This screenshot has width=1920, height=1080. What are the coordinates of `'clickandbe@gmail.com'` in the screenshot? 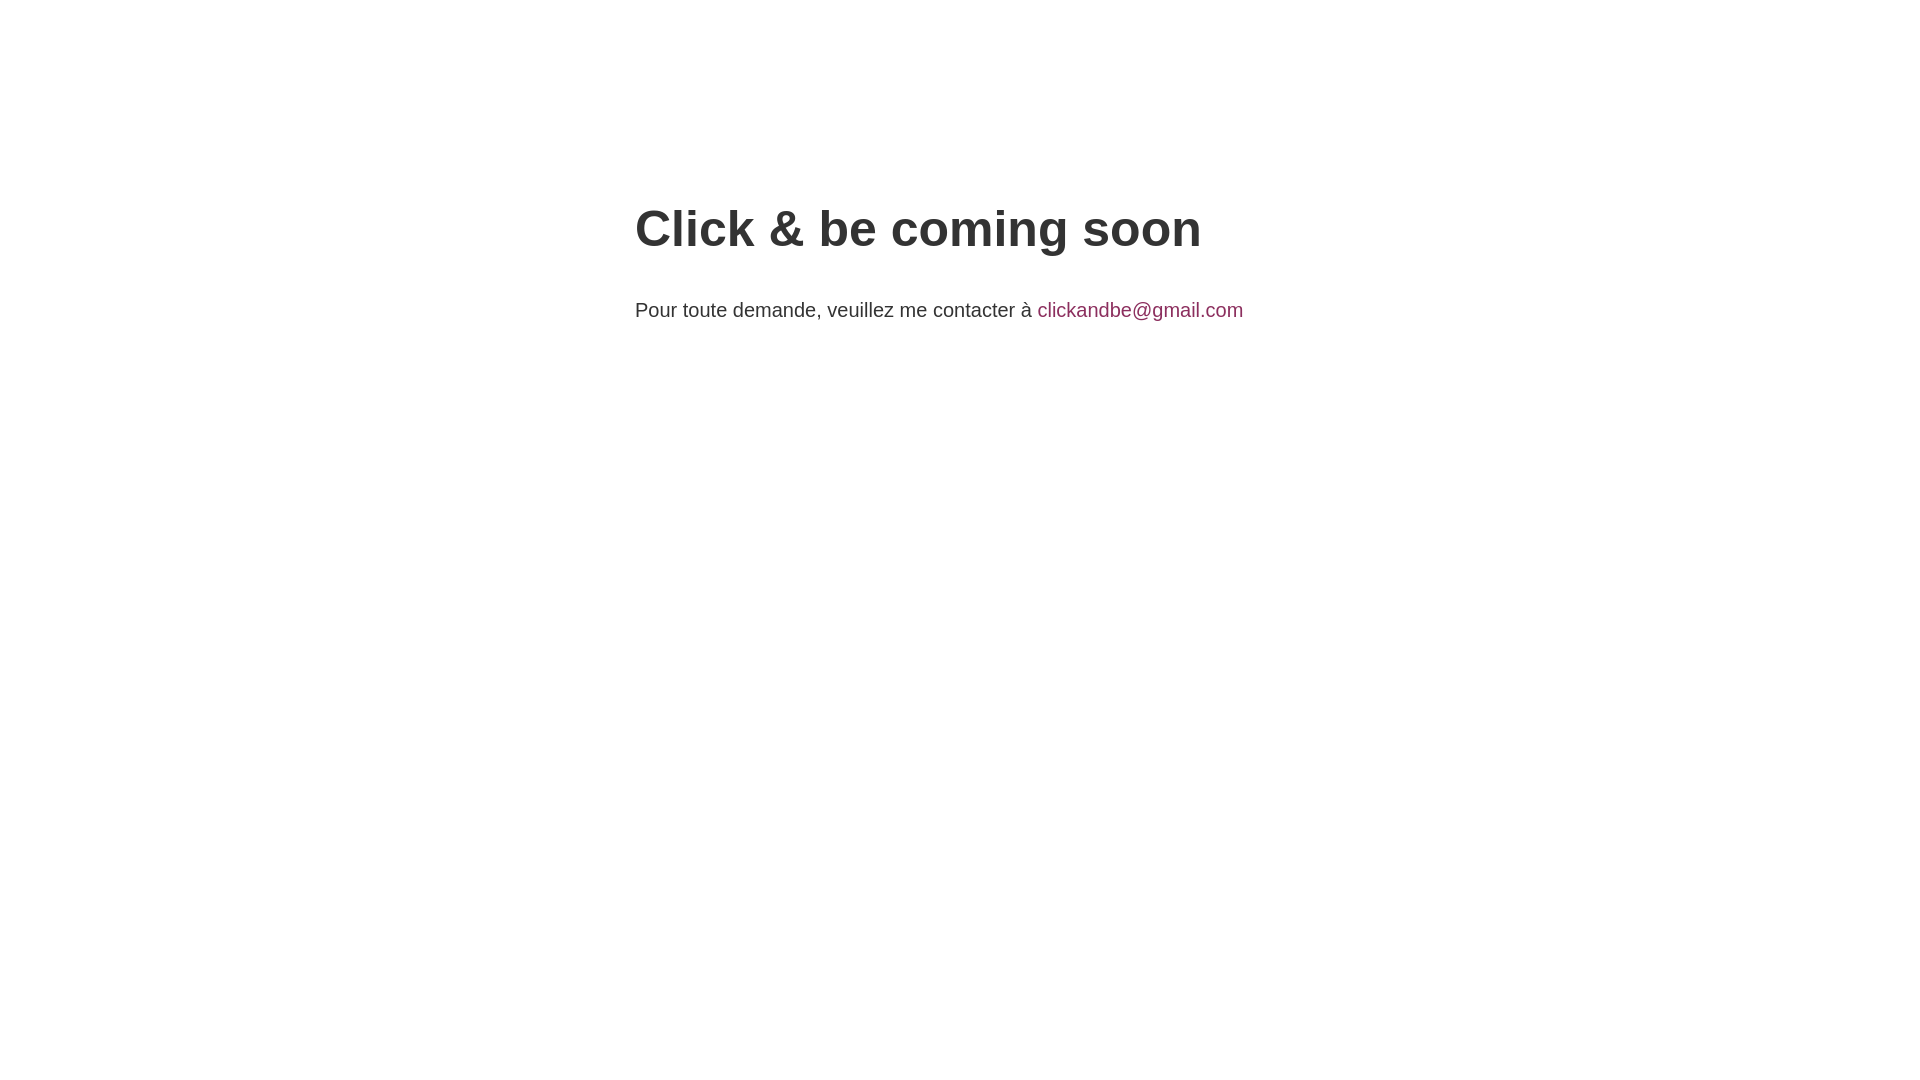 It's located at (1140, 309).